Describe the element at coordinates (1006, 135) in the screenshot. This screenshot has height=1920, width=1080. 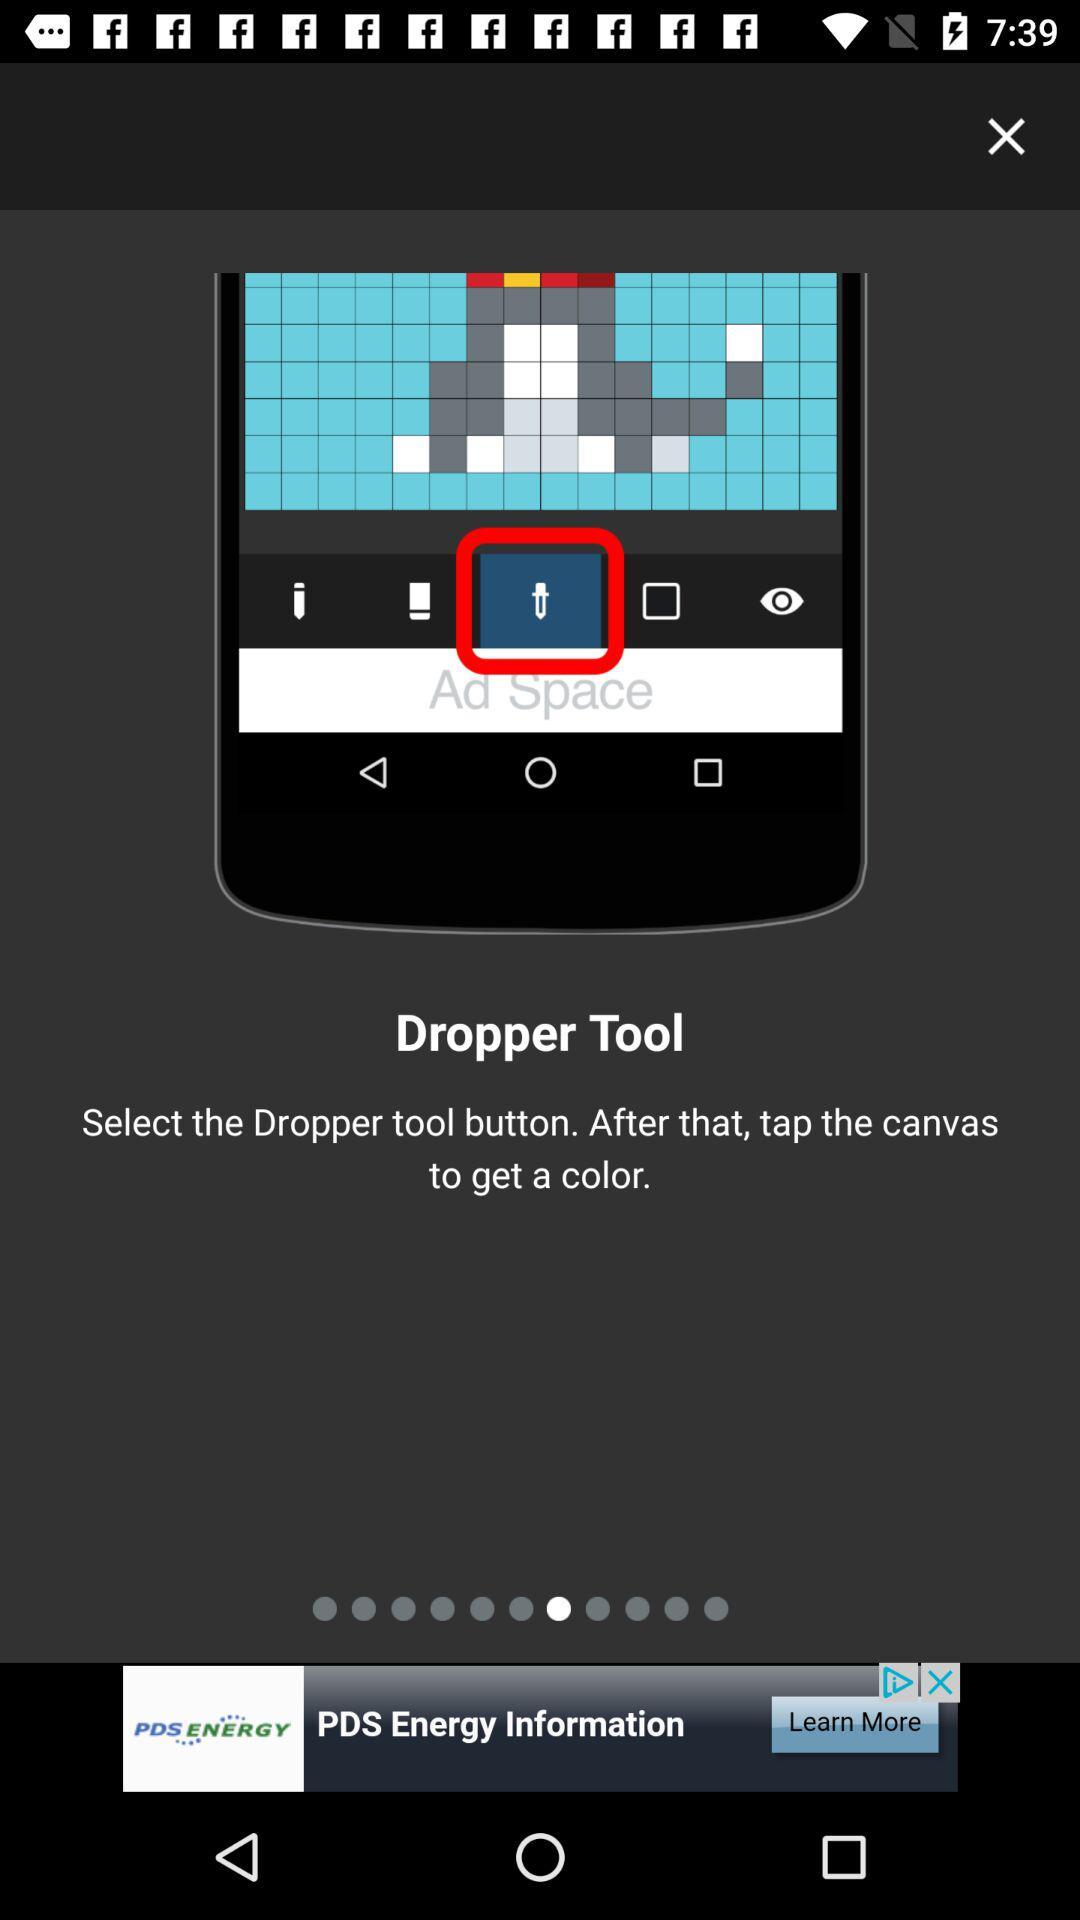
I see `screen` at that location.